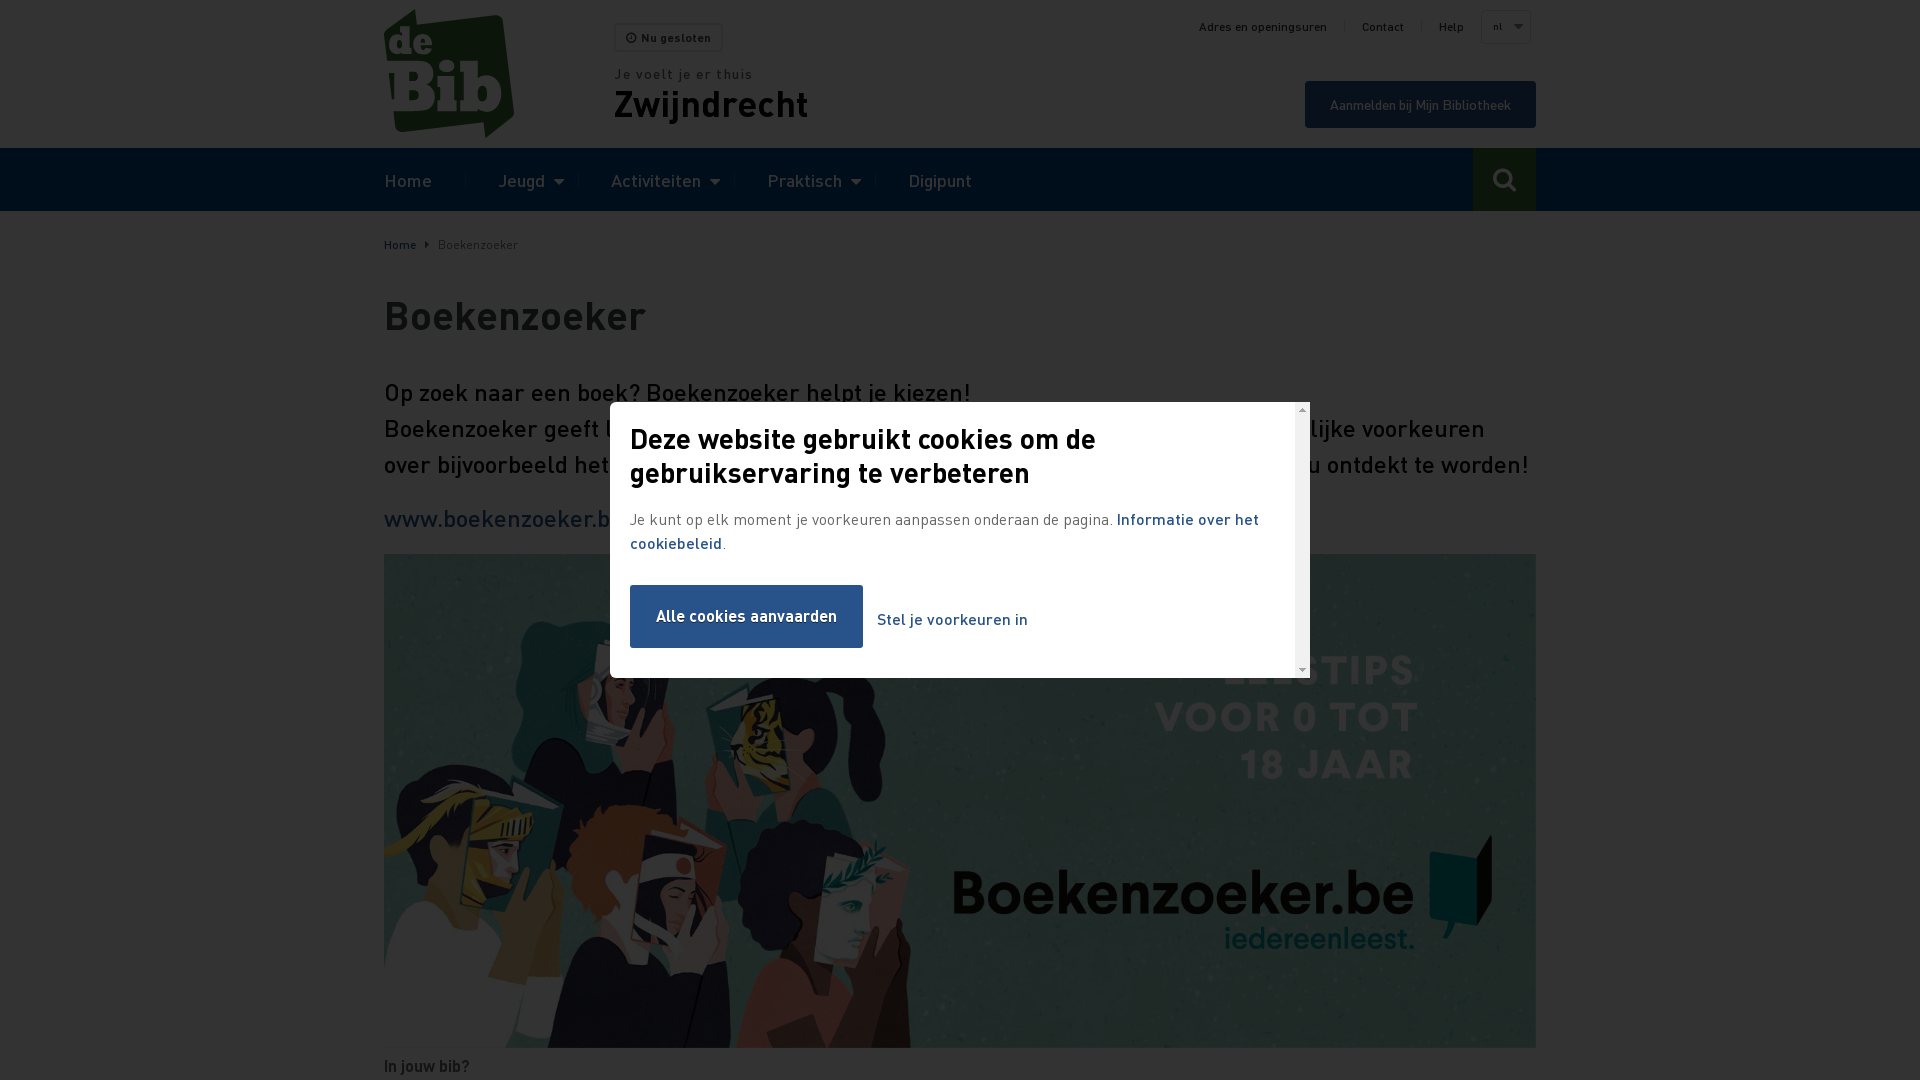  I want to click on 'Help', so click(1451, 27).